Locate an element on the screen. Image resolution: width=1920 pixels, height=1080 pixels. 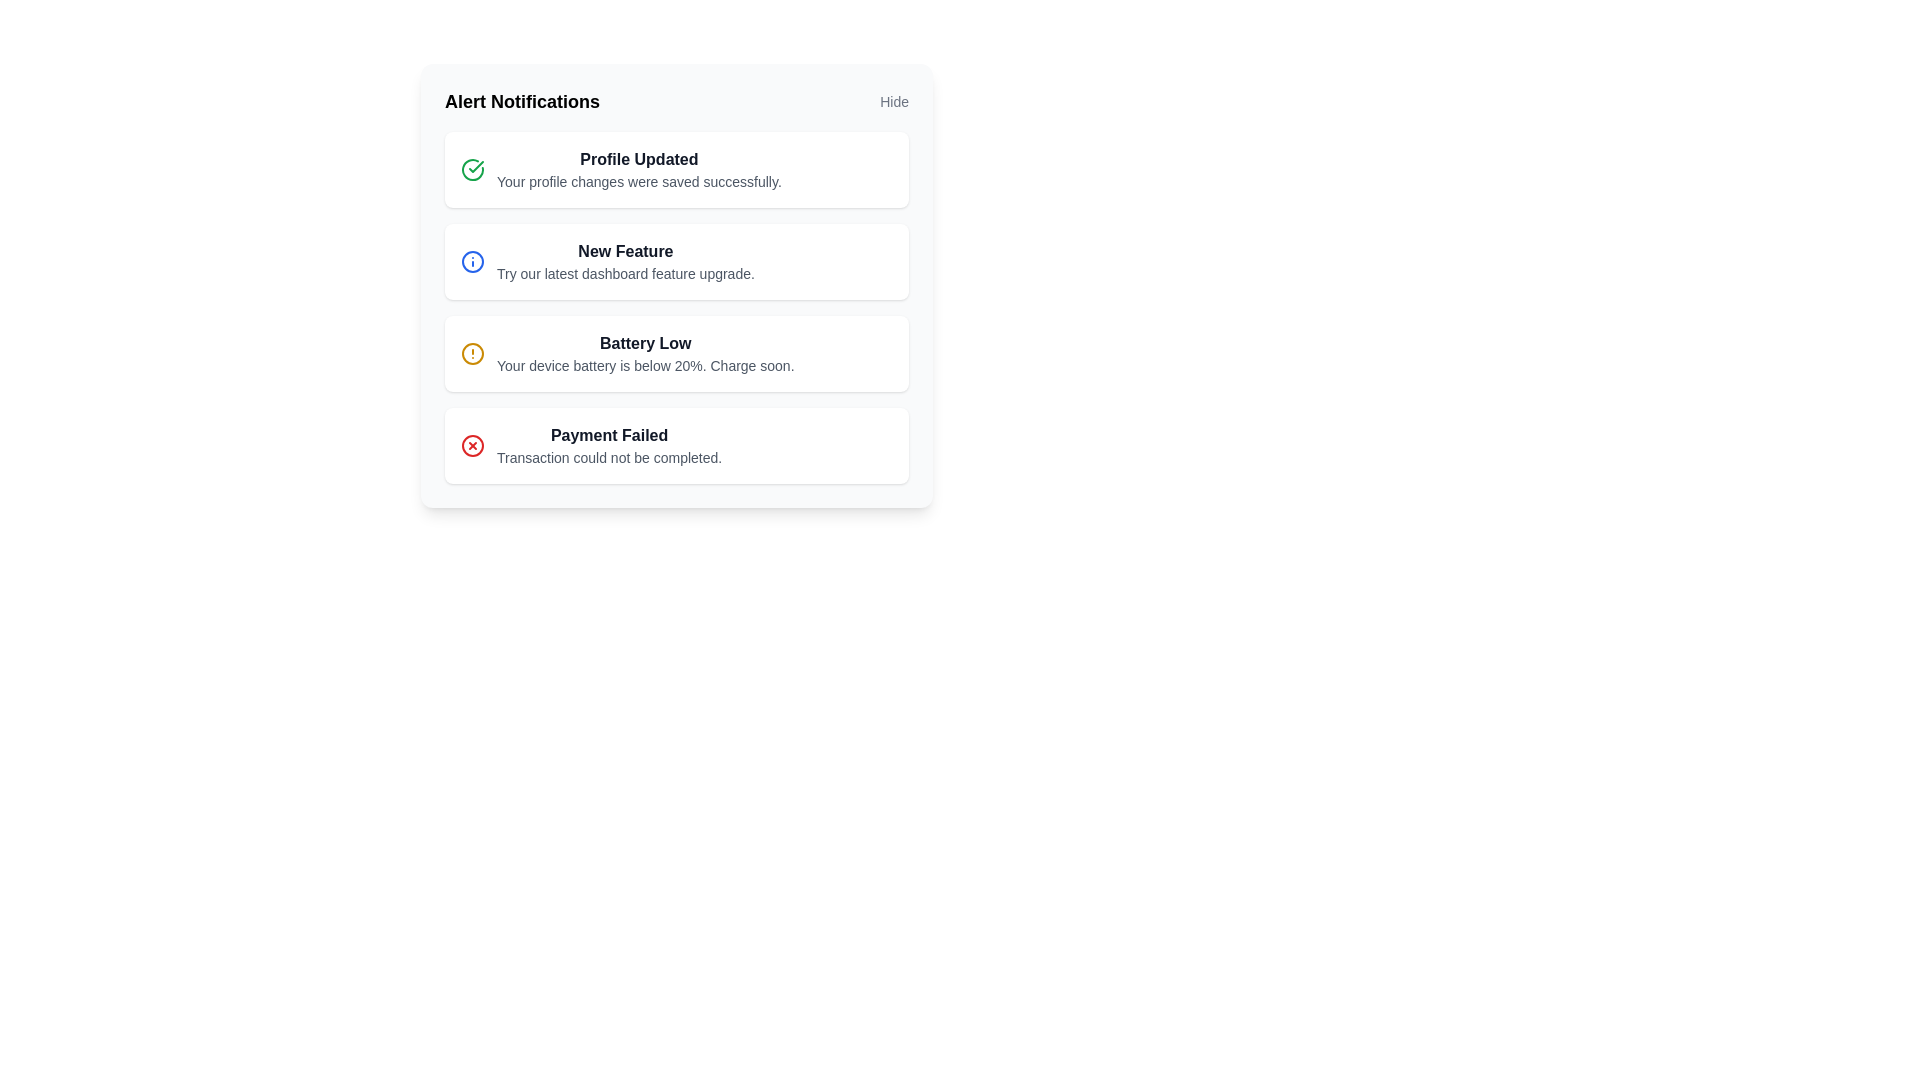
the bold text element displaying 'New Feature', which is located within the second notification item, positioned below 'Profile Updated' and above 'Battery Low' is located at coordinates (624, 250).